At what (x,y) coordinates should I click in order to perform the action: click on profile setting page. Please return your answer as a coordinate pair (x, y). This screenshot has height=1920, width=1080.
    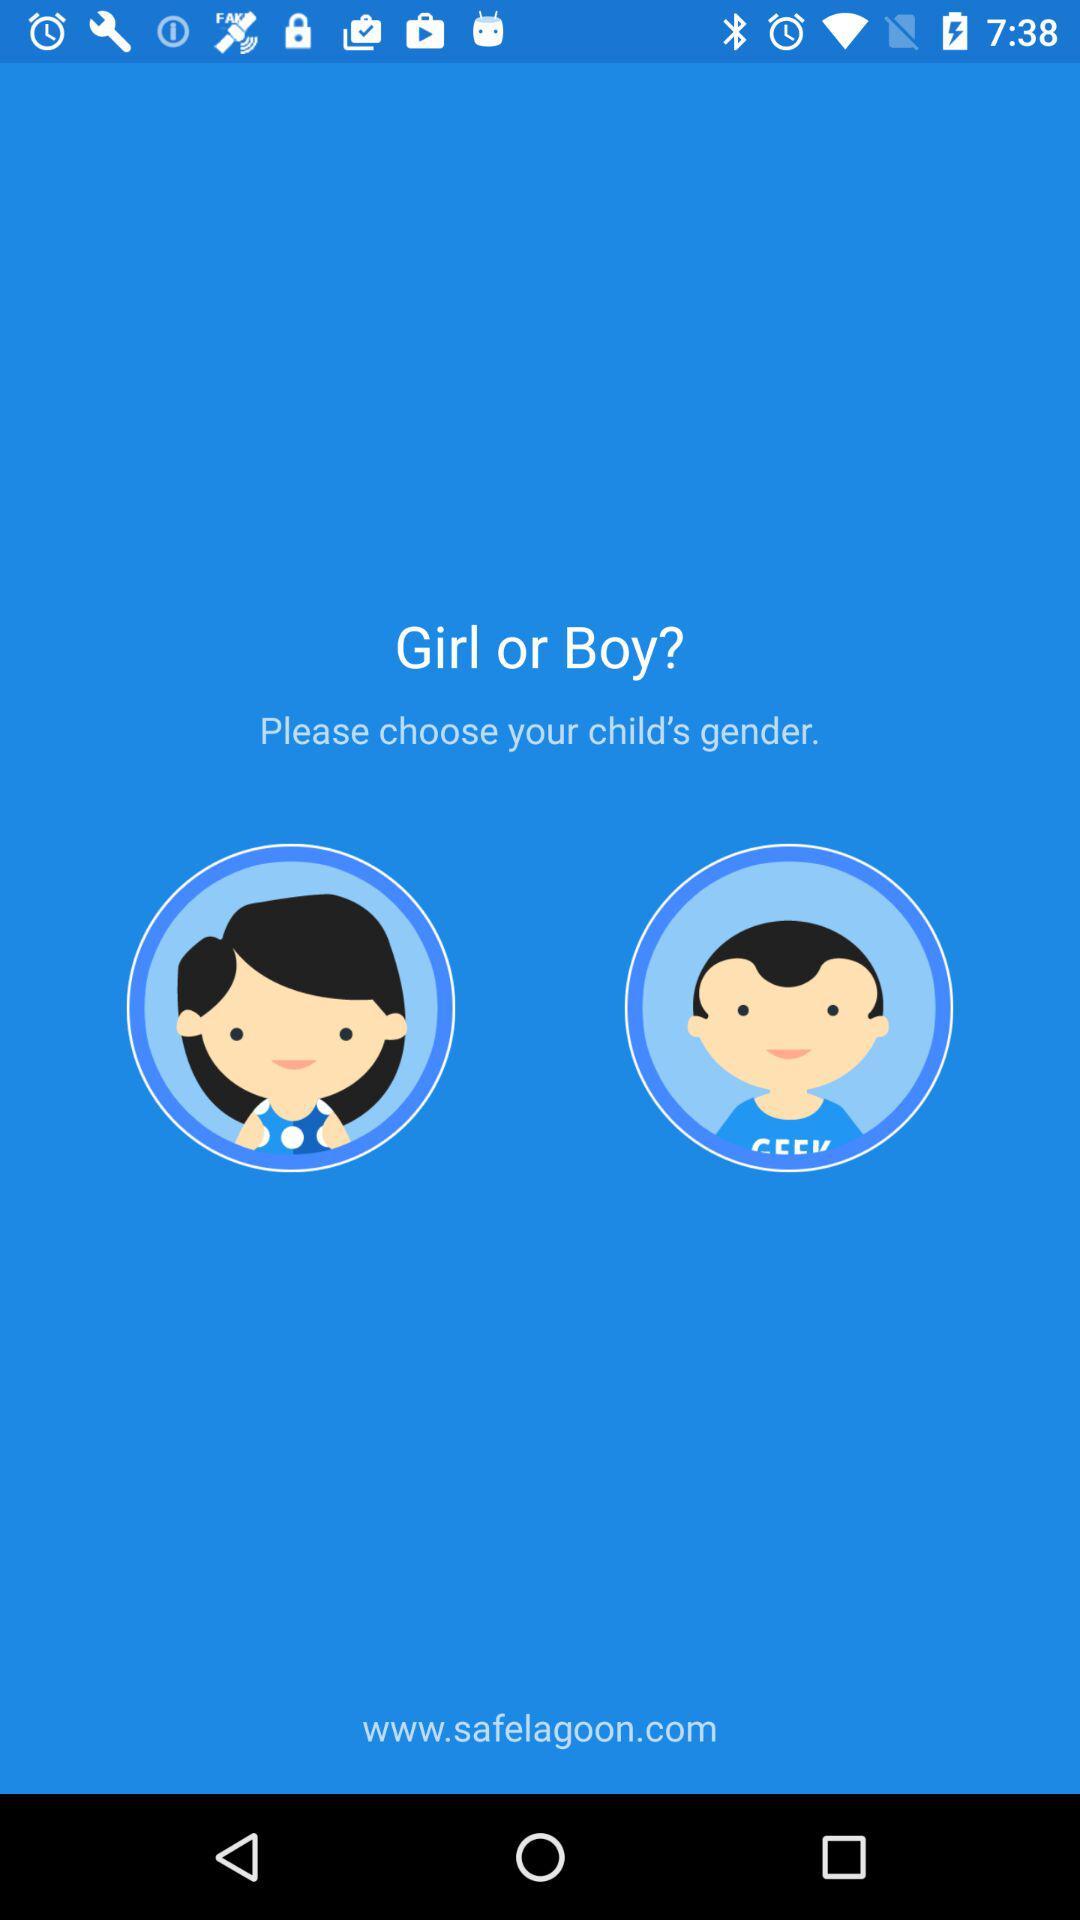
    Looking at the image, I should click on (788, 1009).